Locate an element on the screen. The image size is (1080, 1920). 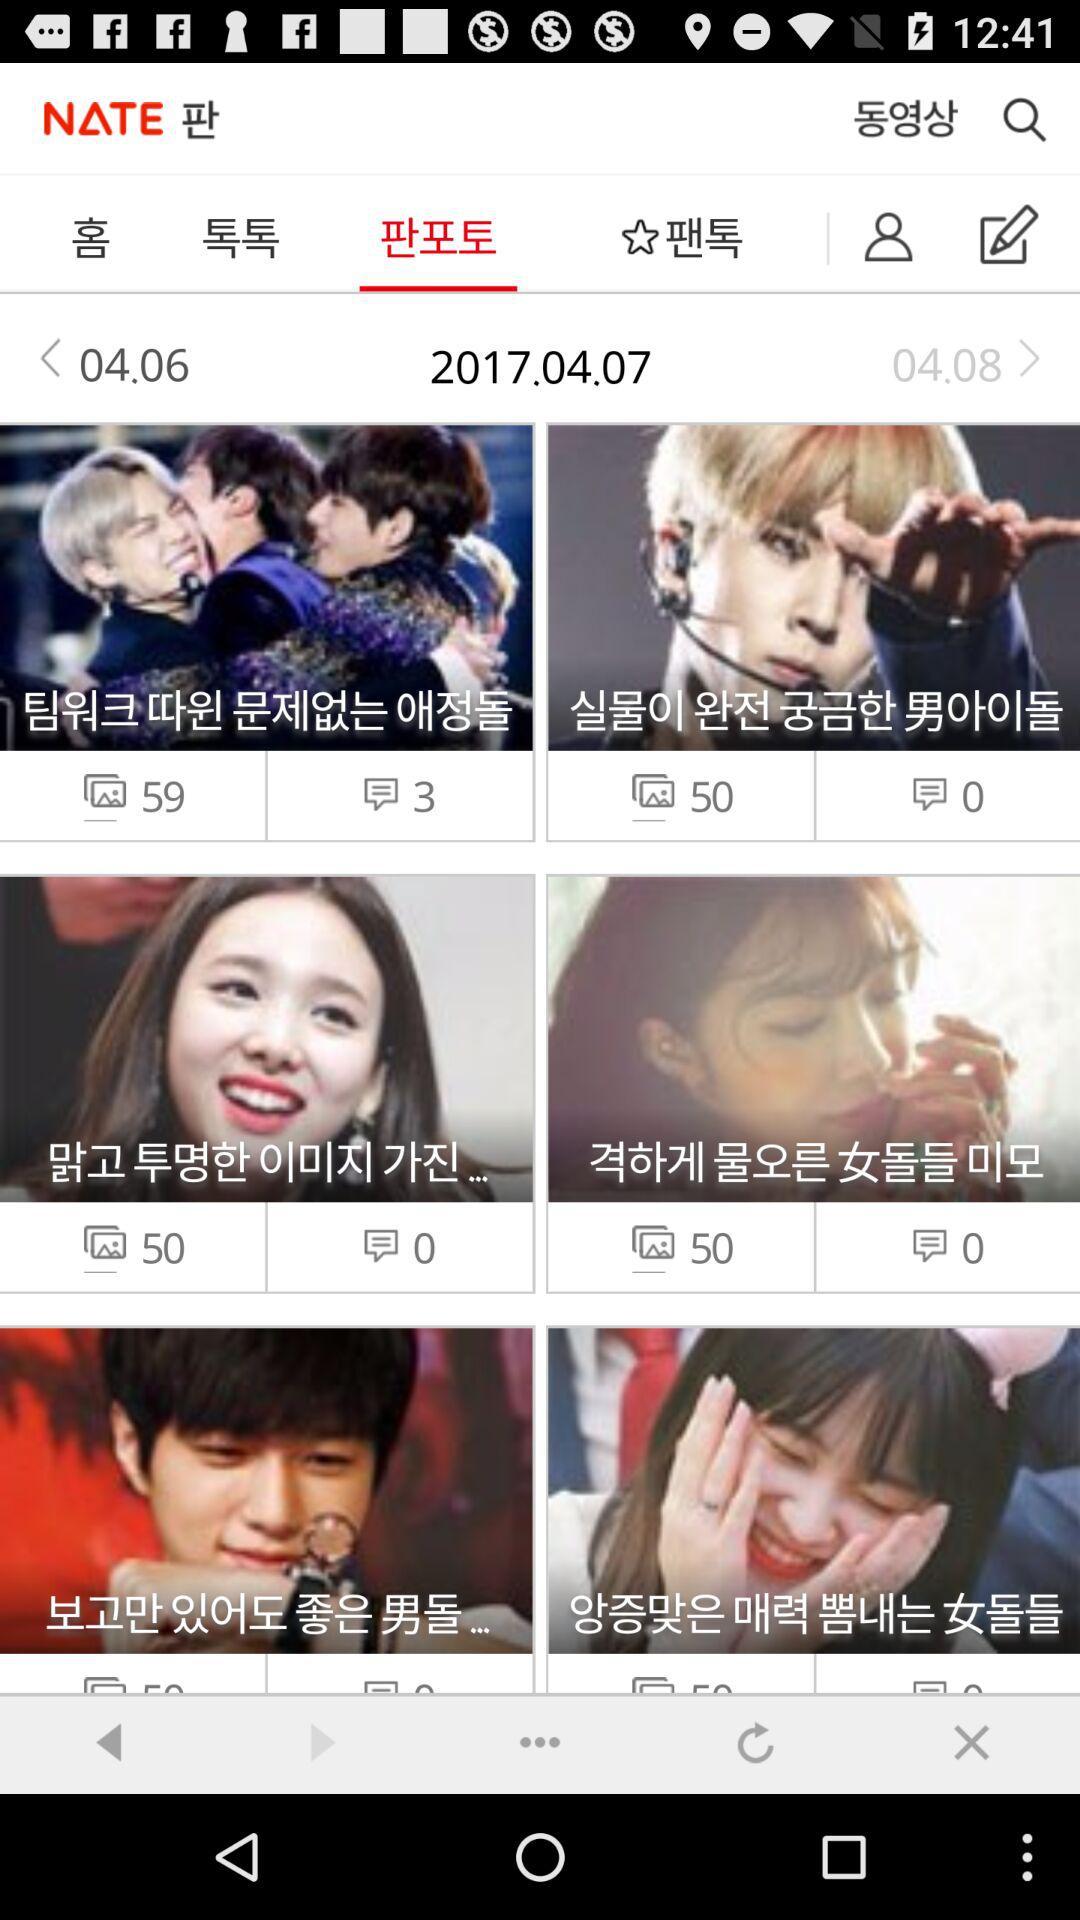
options bar is located at coordinates (540, 1740).